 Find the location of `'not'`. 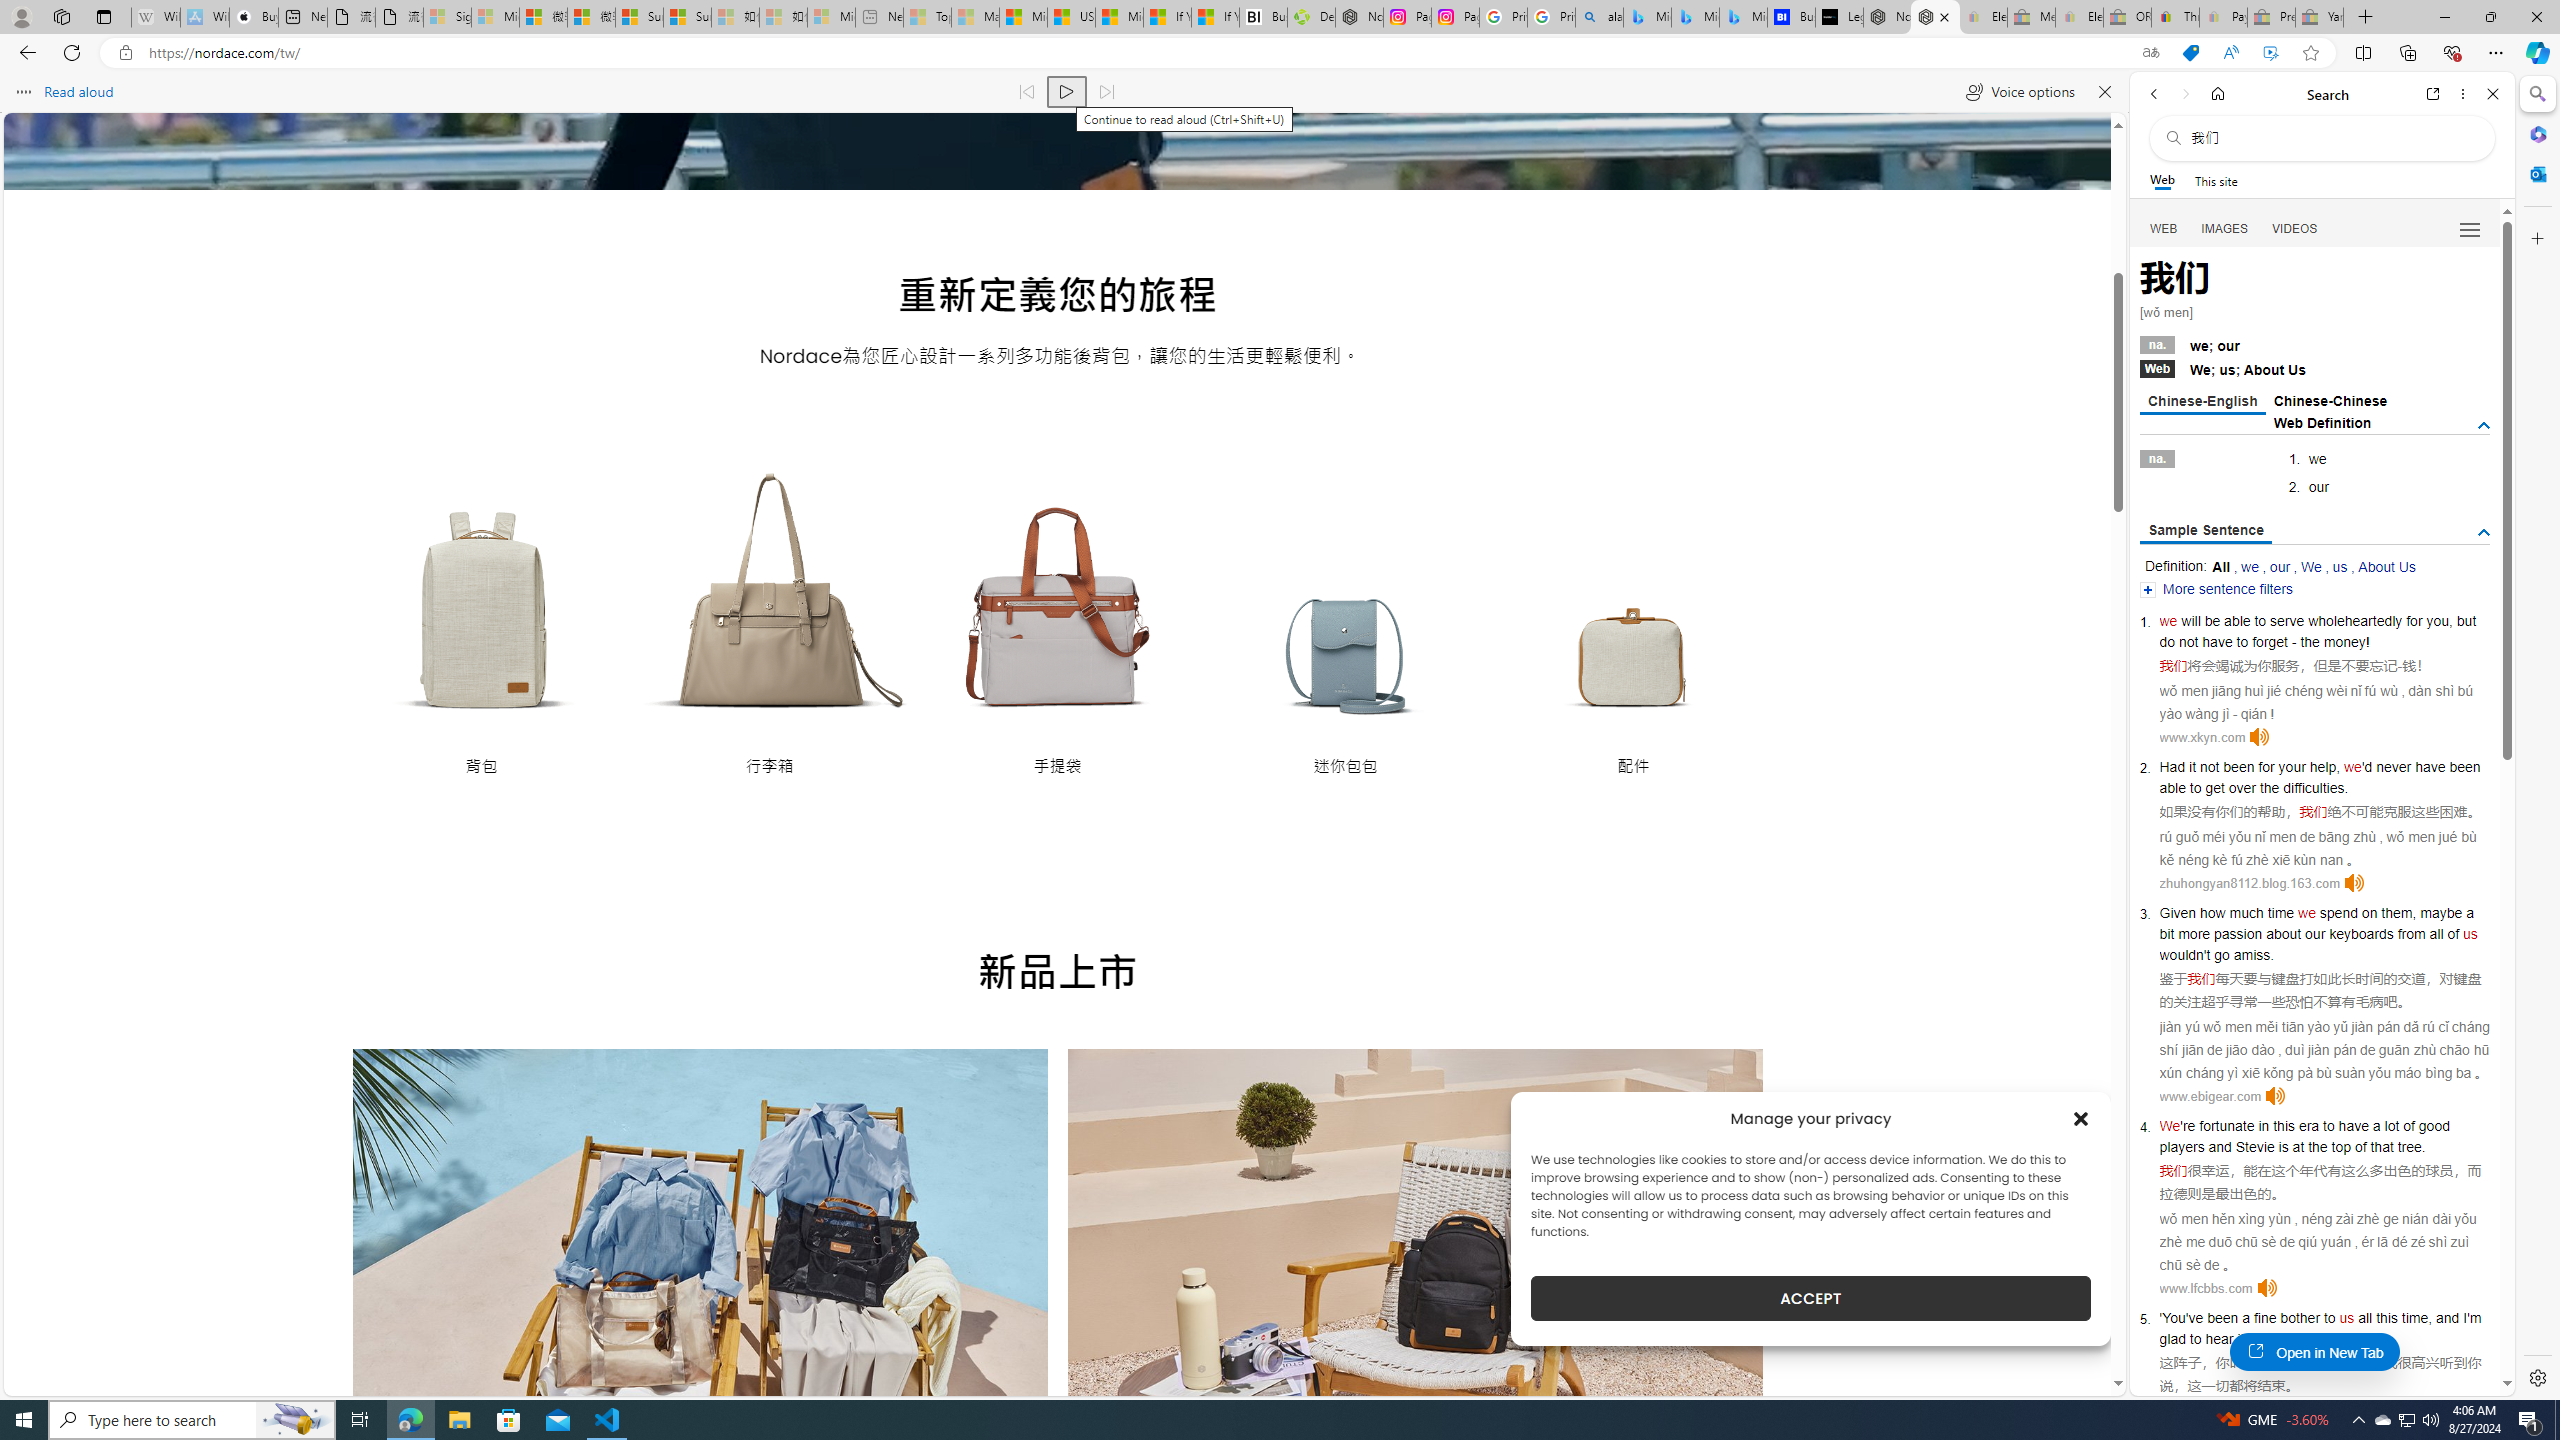

'not' is located at coordinates (2209, 765).